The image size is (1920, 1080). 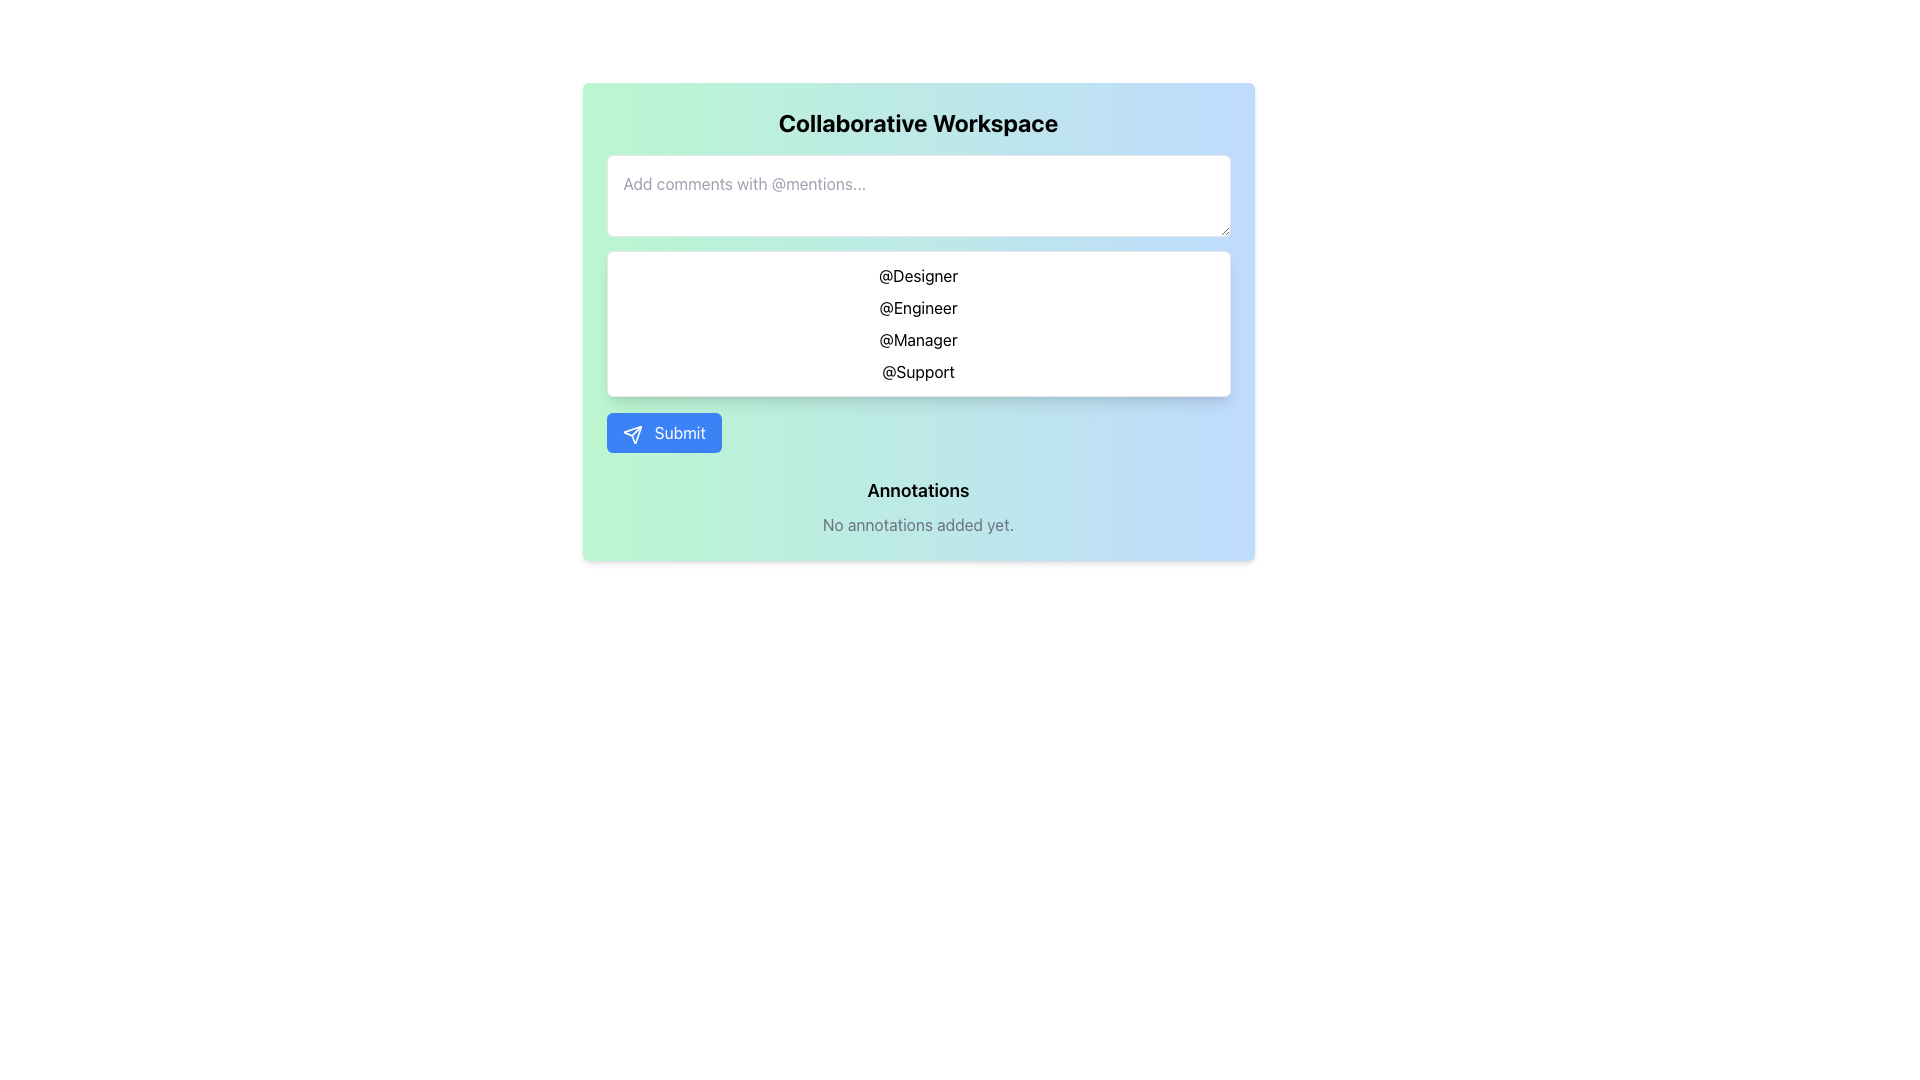 What do you see at coordinates (917, 308) in the screenshot?
I see `the selectable list item displaying the mention '@Engineer'` at bounding box center [917, 308].